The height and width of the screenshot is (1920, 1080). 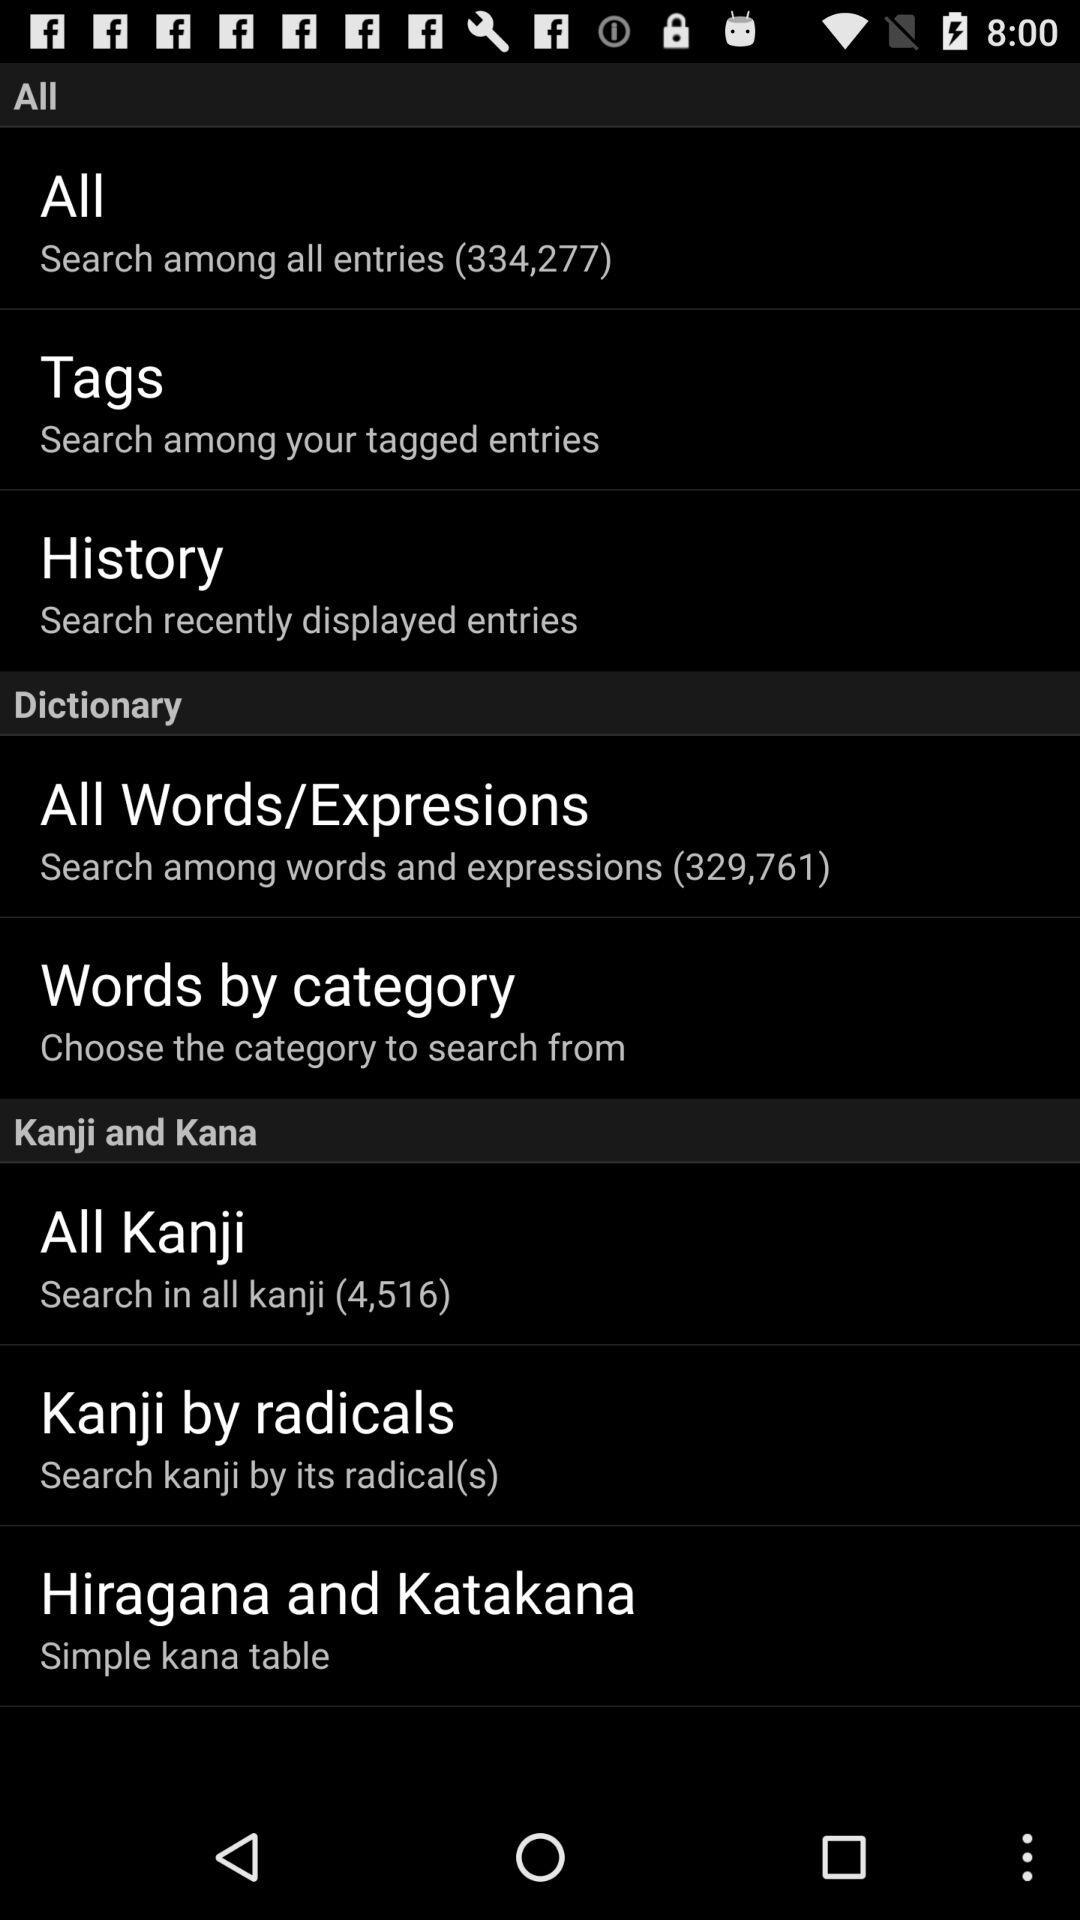 I want to click on icon above kanji and kana item, so click(x=559, y=1045).